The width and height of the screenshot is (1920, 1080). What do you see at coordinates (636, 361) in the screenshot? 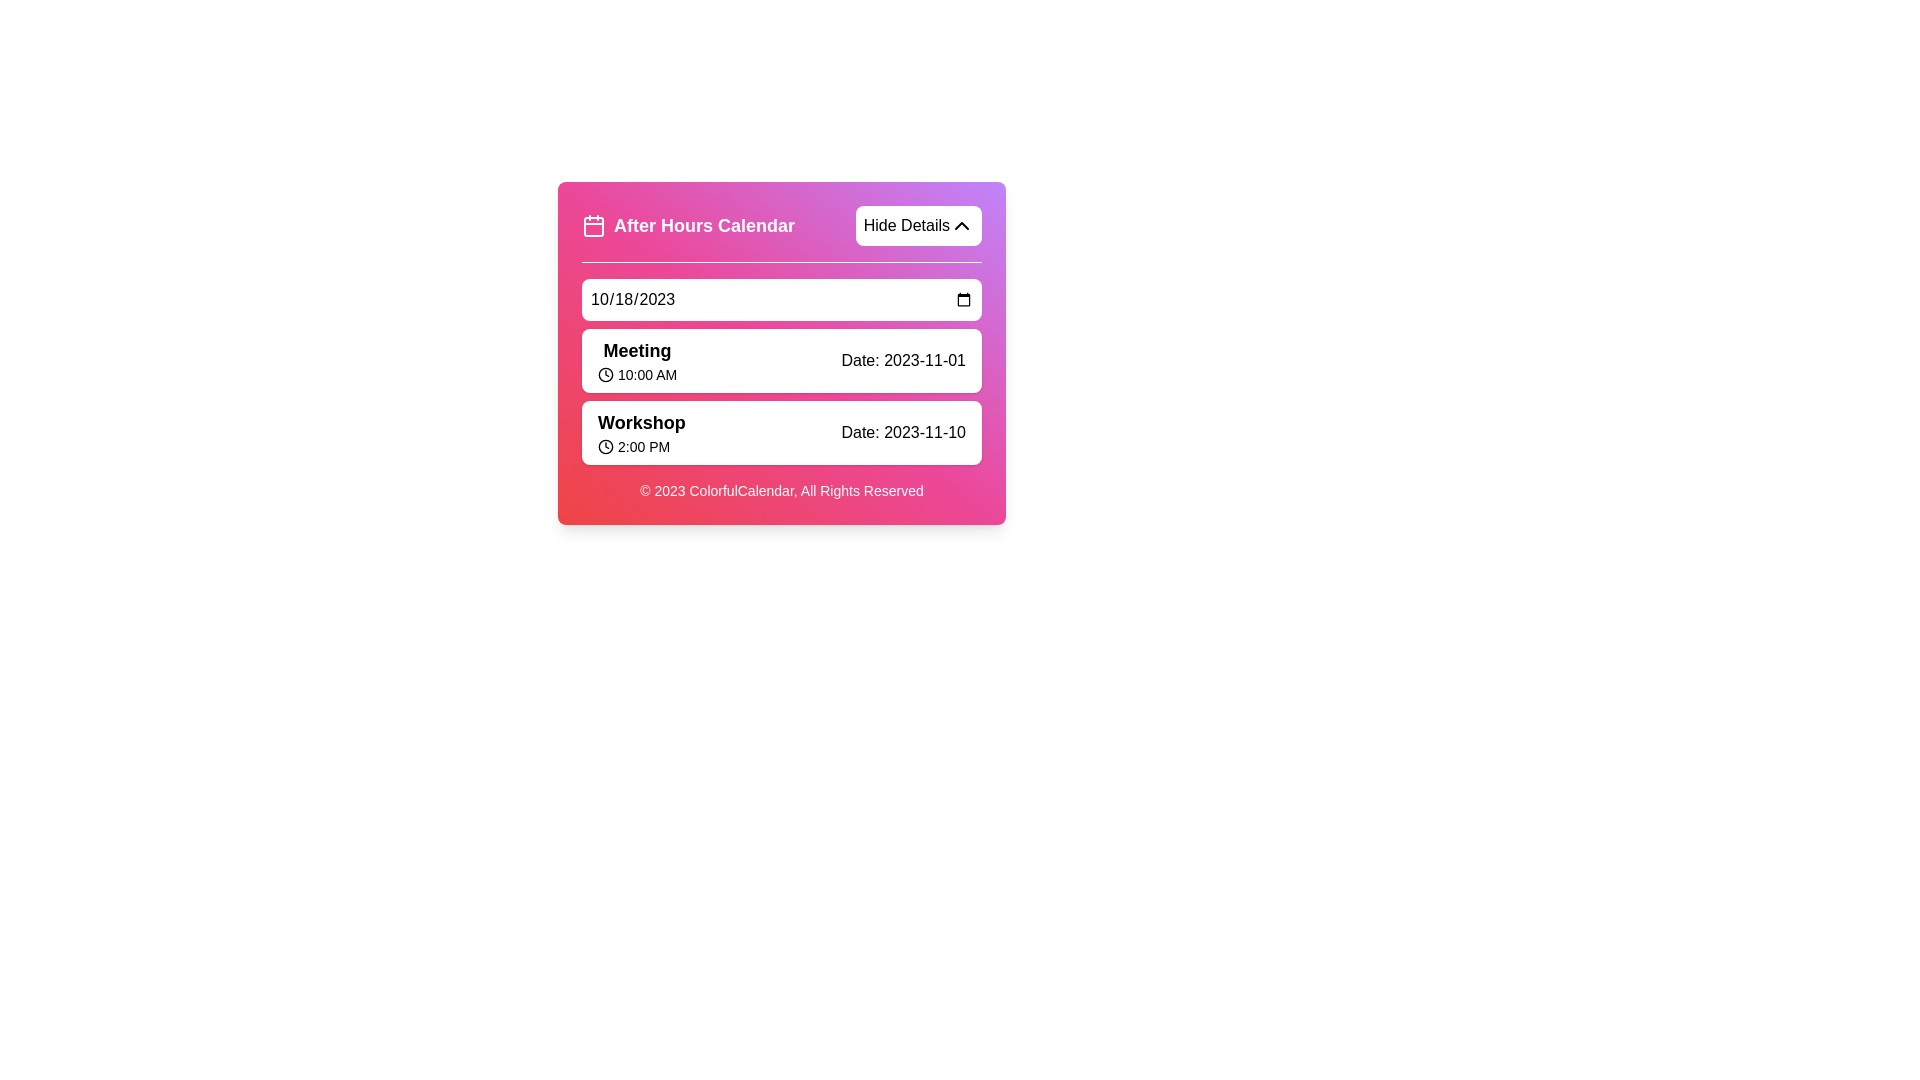
I see `the Event display item titled 'Meeting' with the time '10:00 AM'` at bounding box center [636, 361].